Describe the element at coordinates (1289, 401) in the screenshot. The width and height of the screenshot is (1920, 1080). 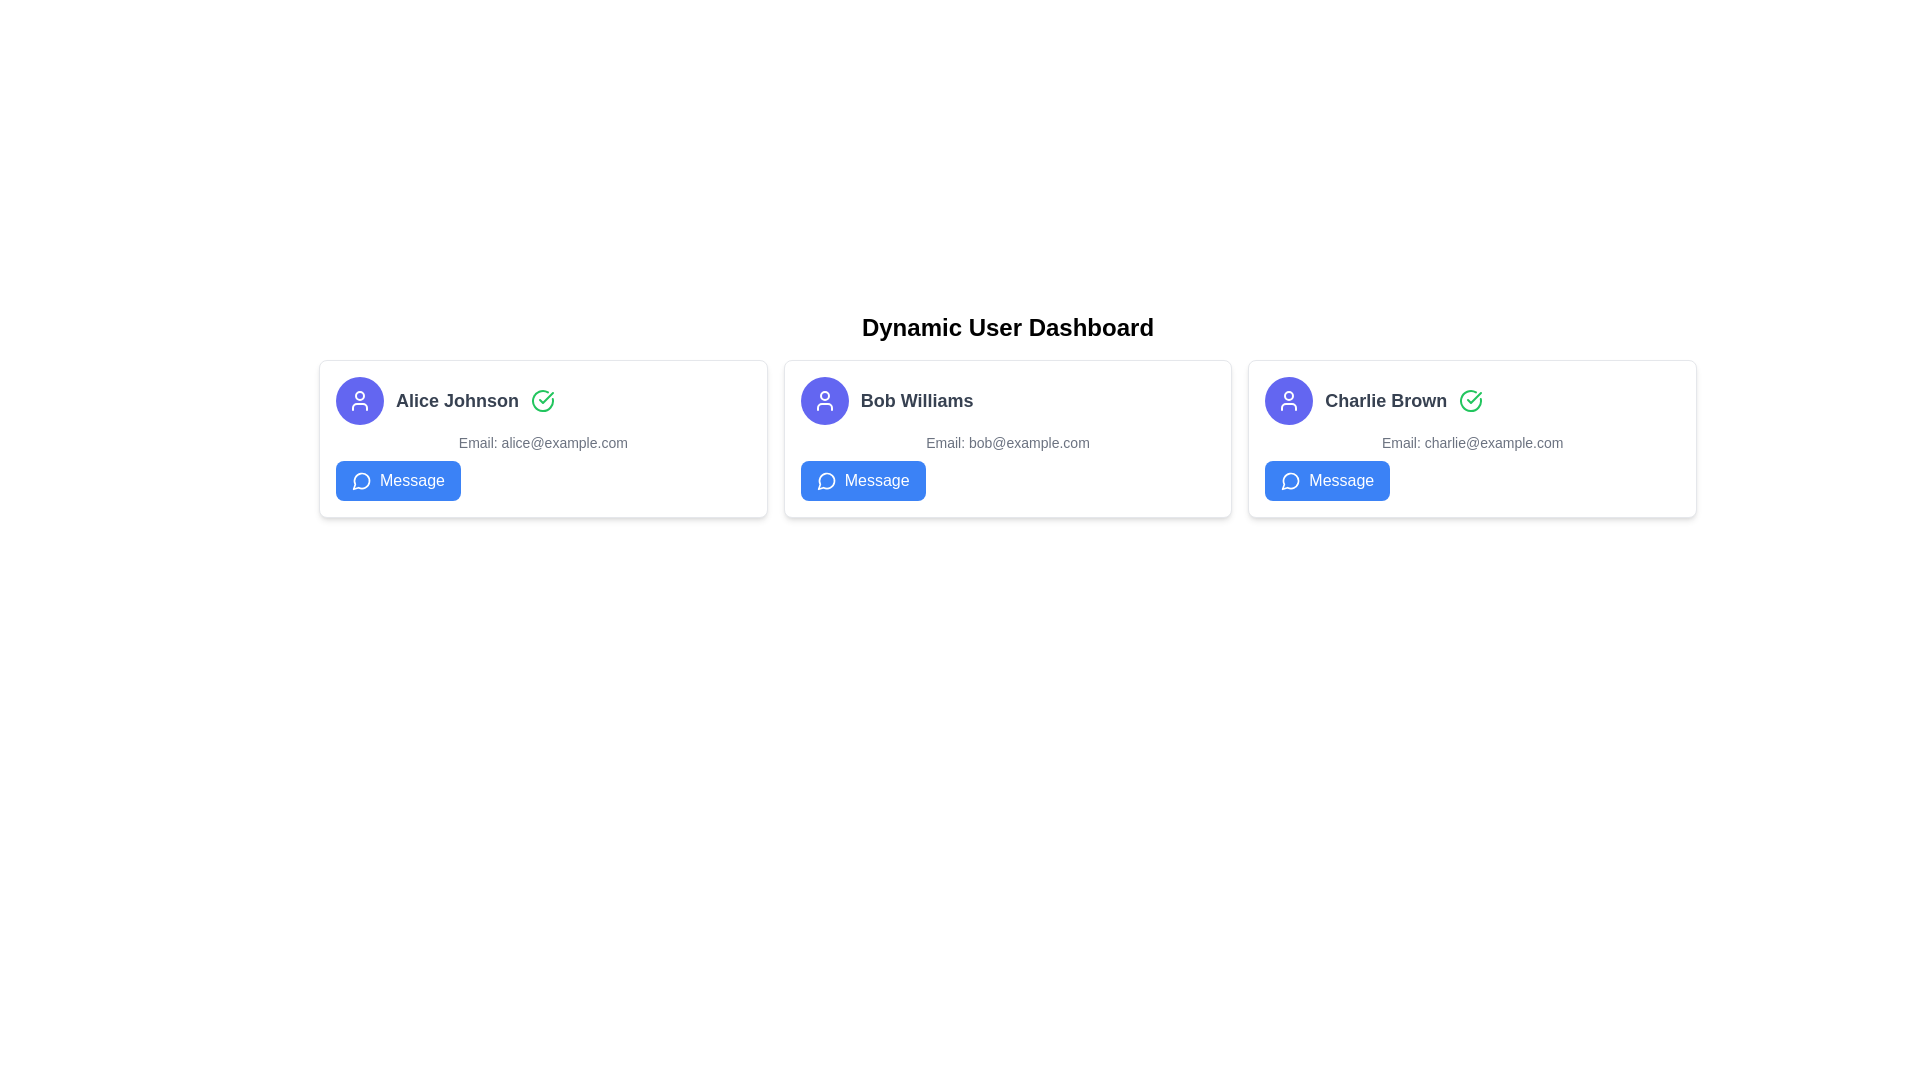
I see `the profile avatar icon representing 'Charlie Brown', which is located on the rightmost card in a three-card layout, above and to the left of the text reading 'Charlie Brown'` at that location.